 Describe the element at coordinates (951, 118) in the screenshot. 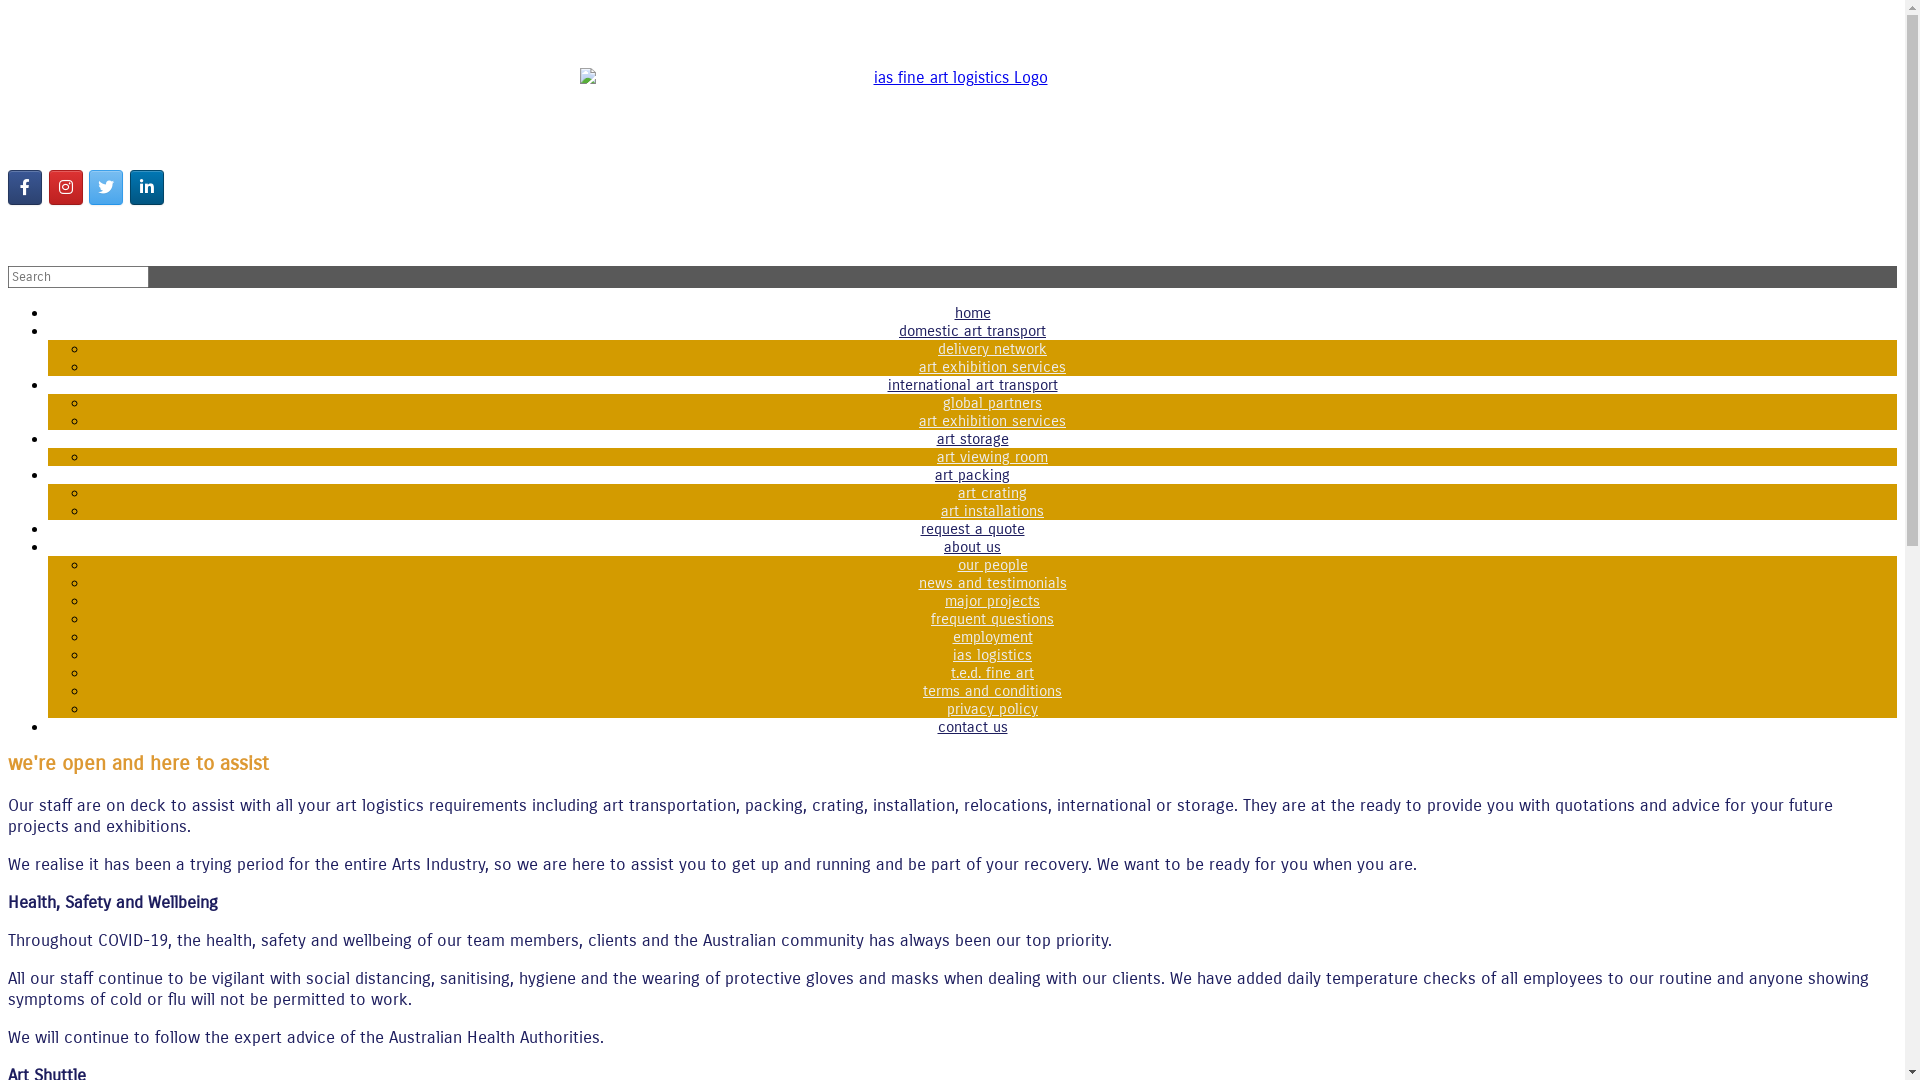

I see `'ias fine art logistics'` at that location.